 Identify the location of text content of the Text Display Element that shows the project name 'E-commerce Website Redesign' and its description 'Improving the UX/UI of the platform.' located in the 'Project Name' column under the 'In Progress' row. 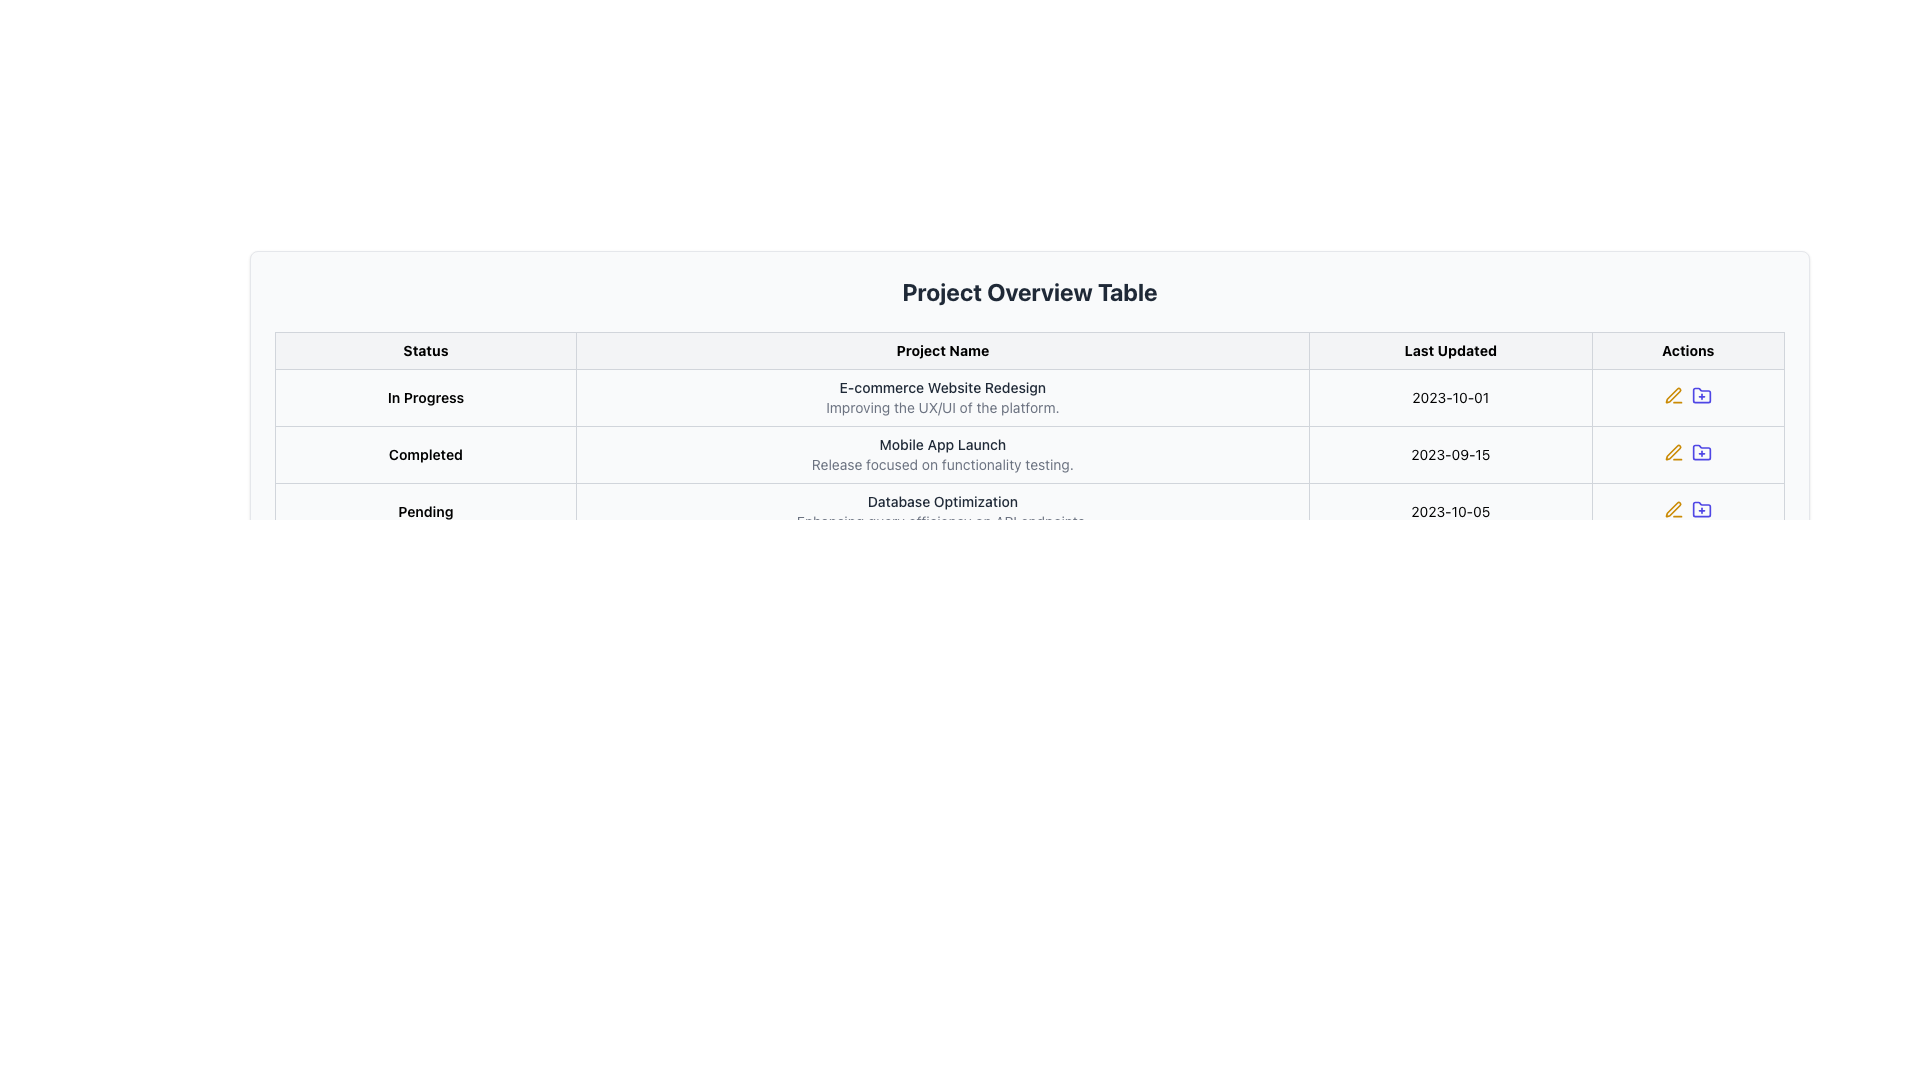
(941, 397).